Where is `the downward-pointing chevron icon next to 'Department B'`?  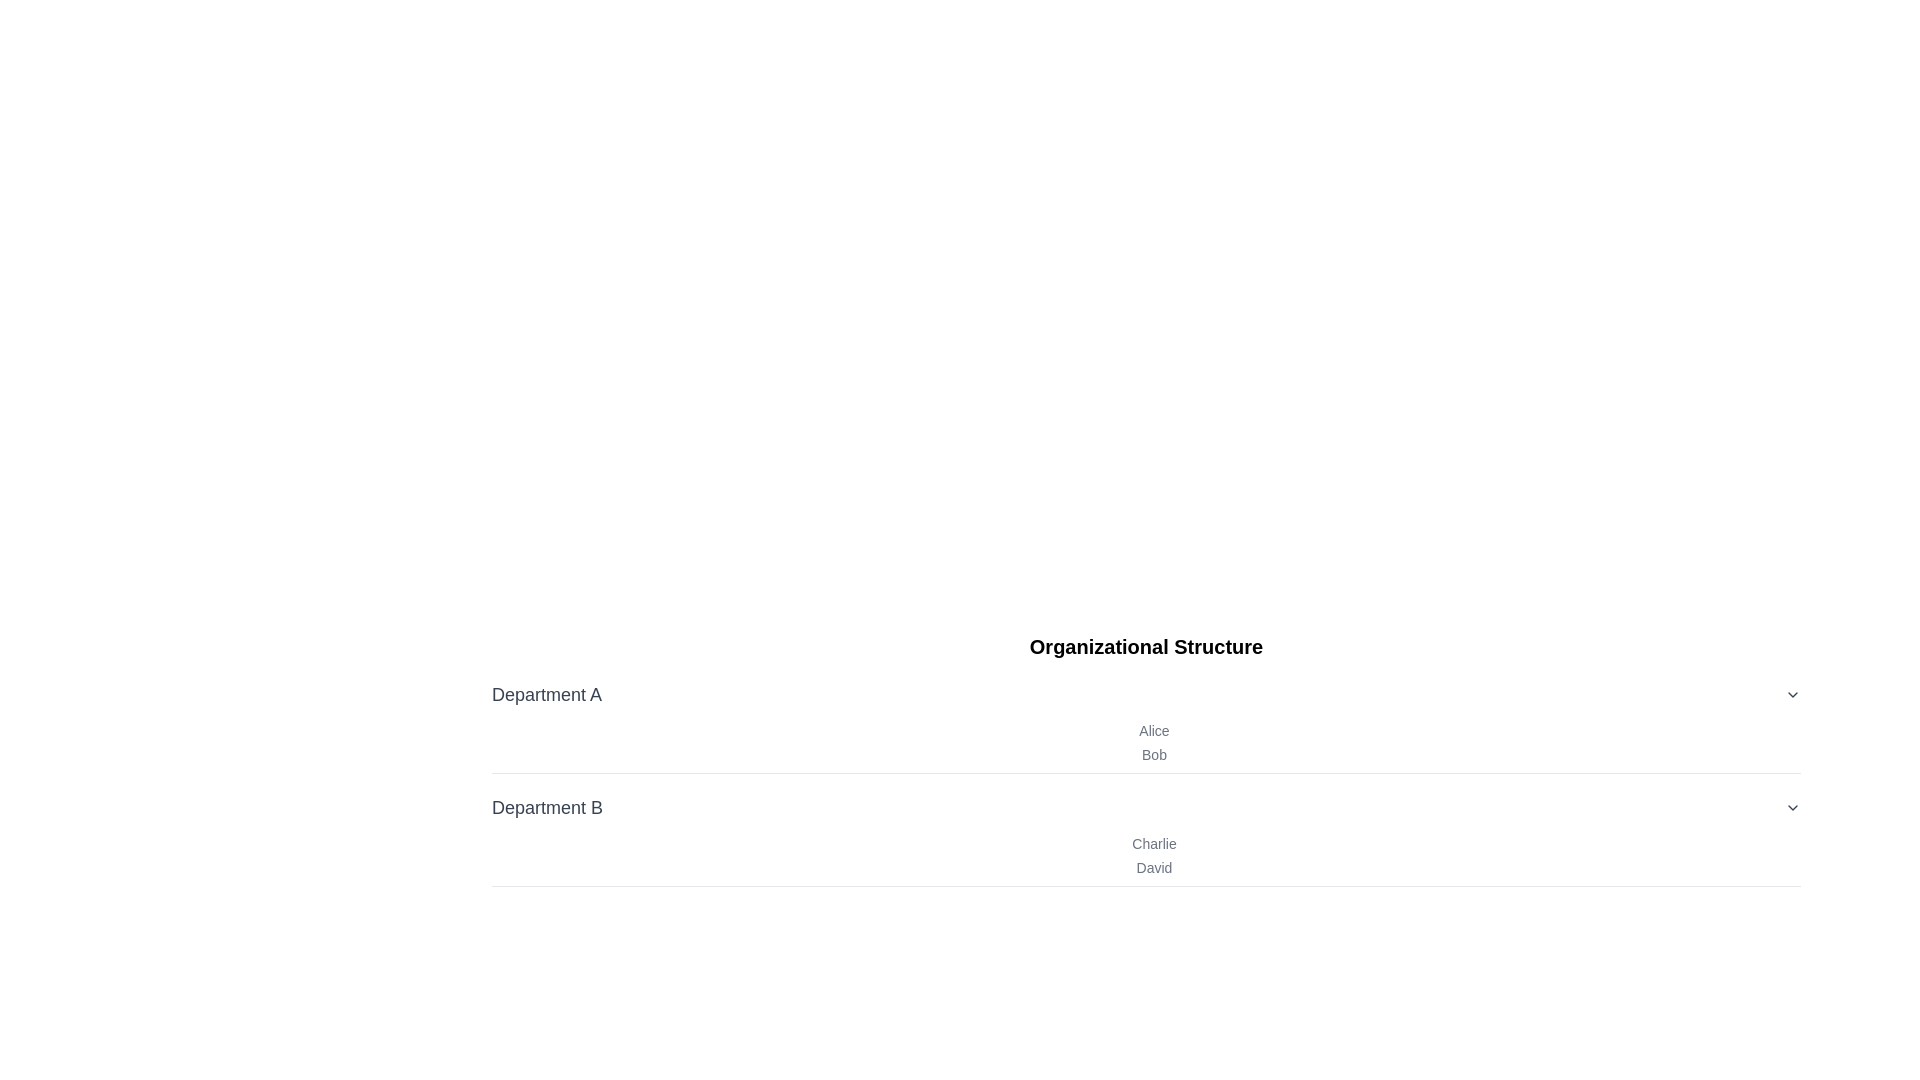 the downward-pointing chevron icon next to 'Department B' is located at coordinates (1793, 806).